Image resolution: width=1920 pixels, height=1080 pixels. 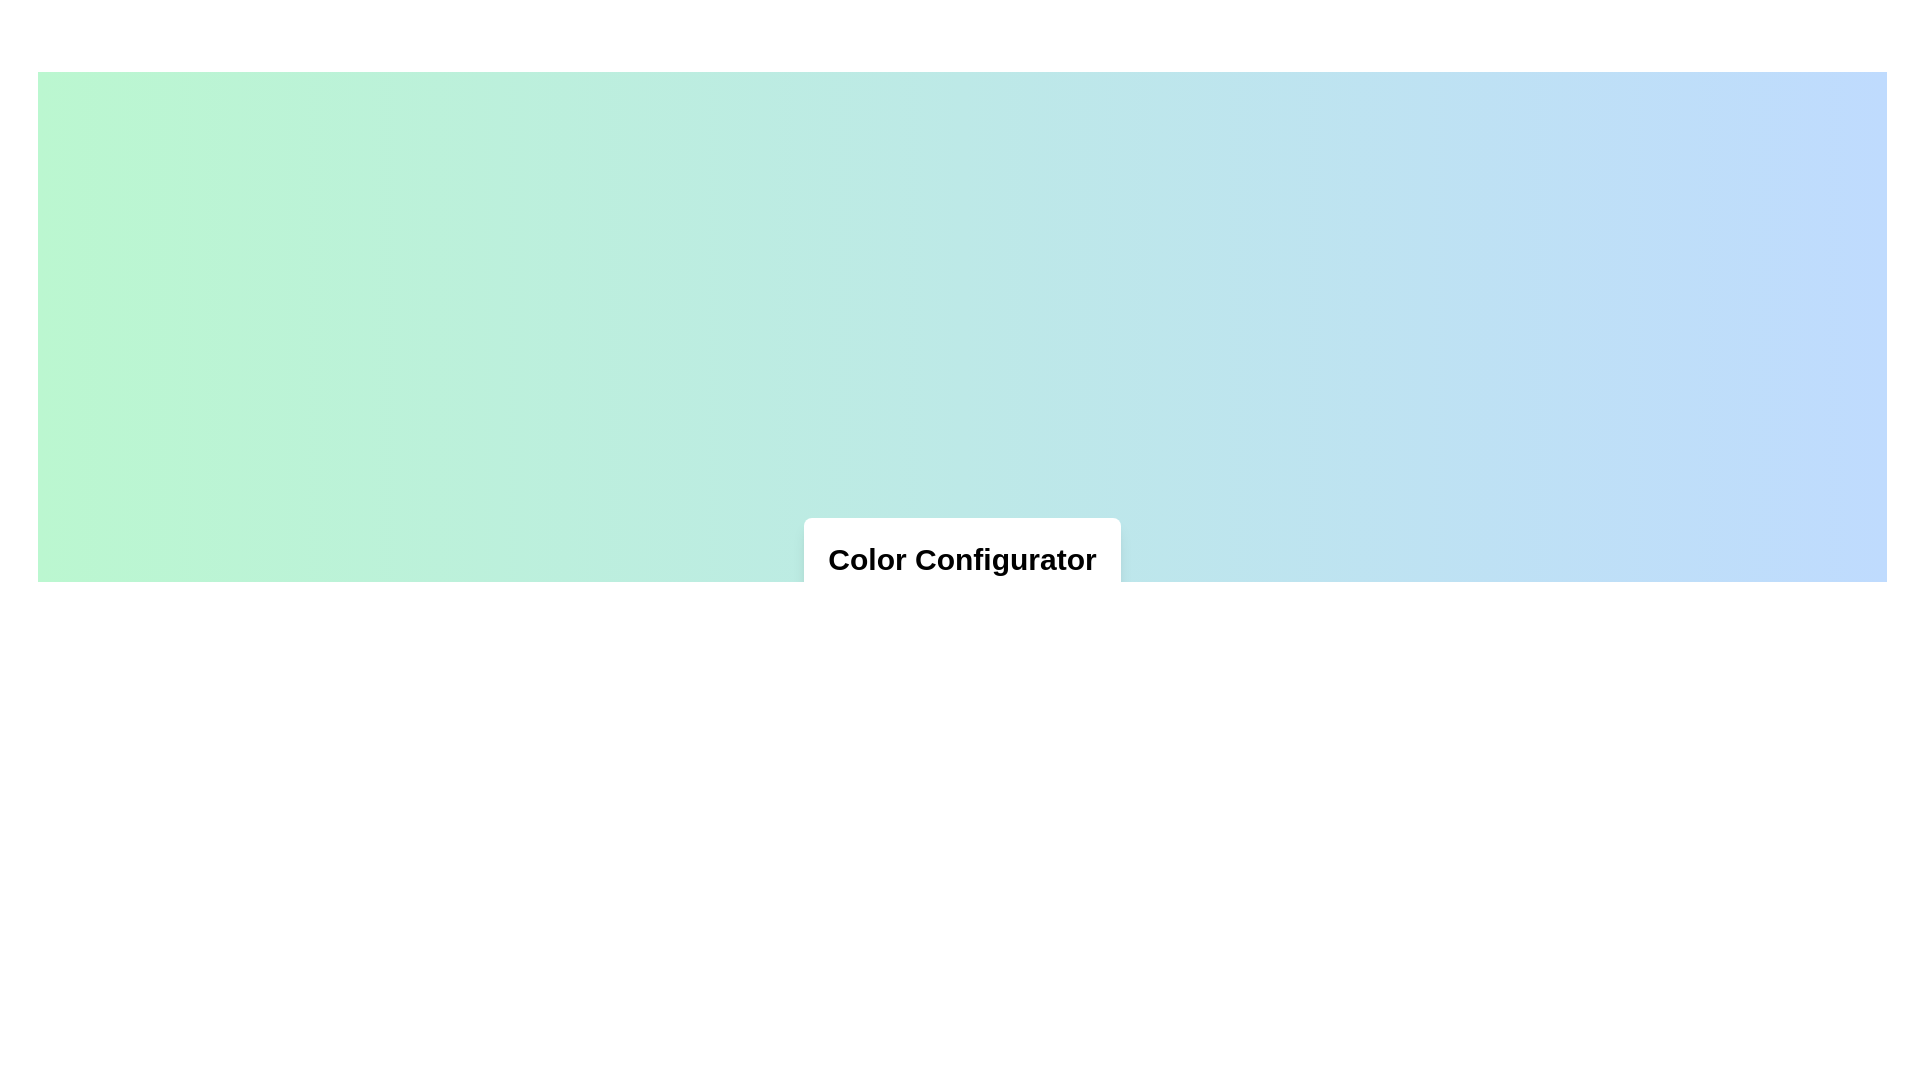 I want to click on the Color Picker Button, a small circular button with a hexagonal color value of #FFAA33, so click(x=860, y=624).